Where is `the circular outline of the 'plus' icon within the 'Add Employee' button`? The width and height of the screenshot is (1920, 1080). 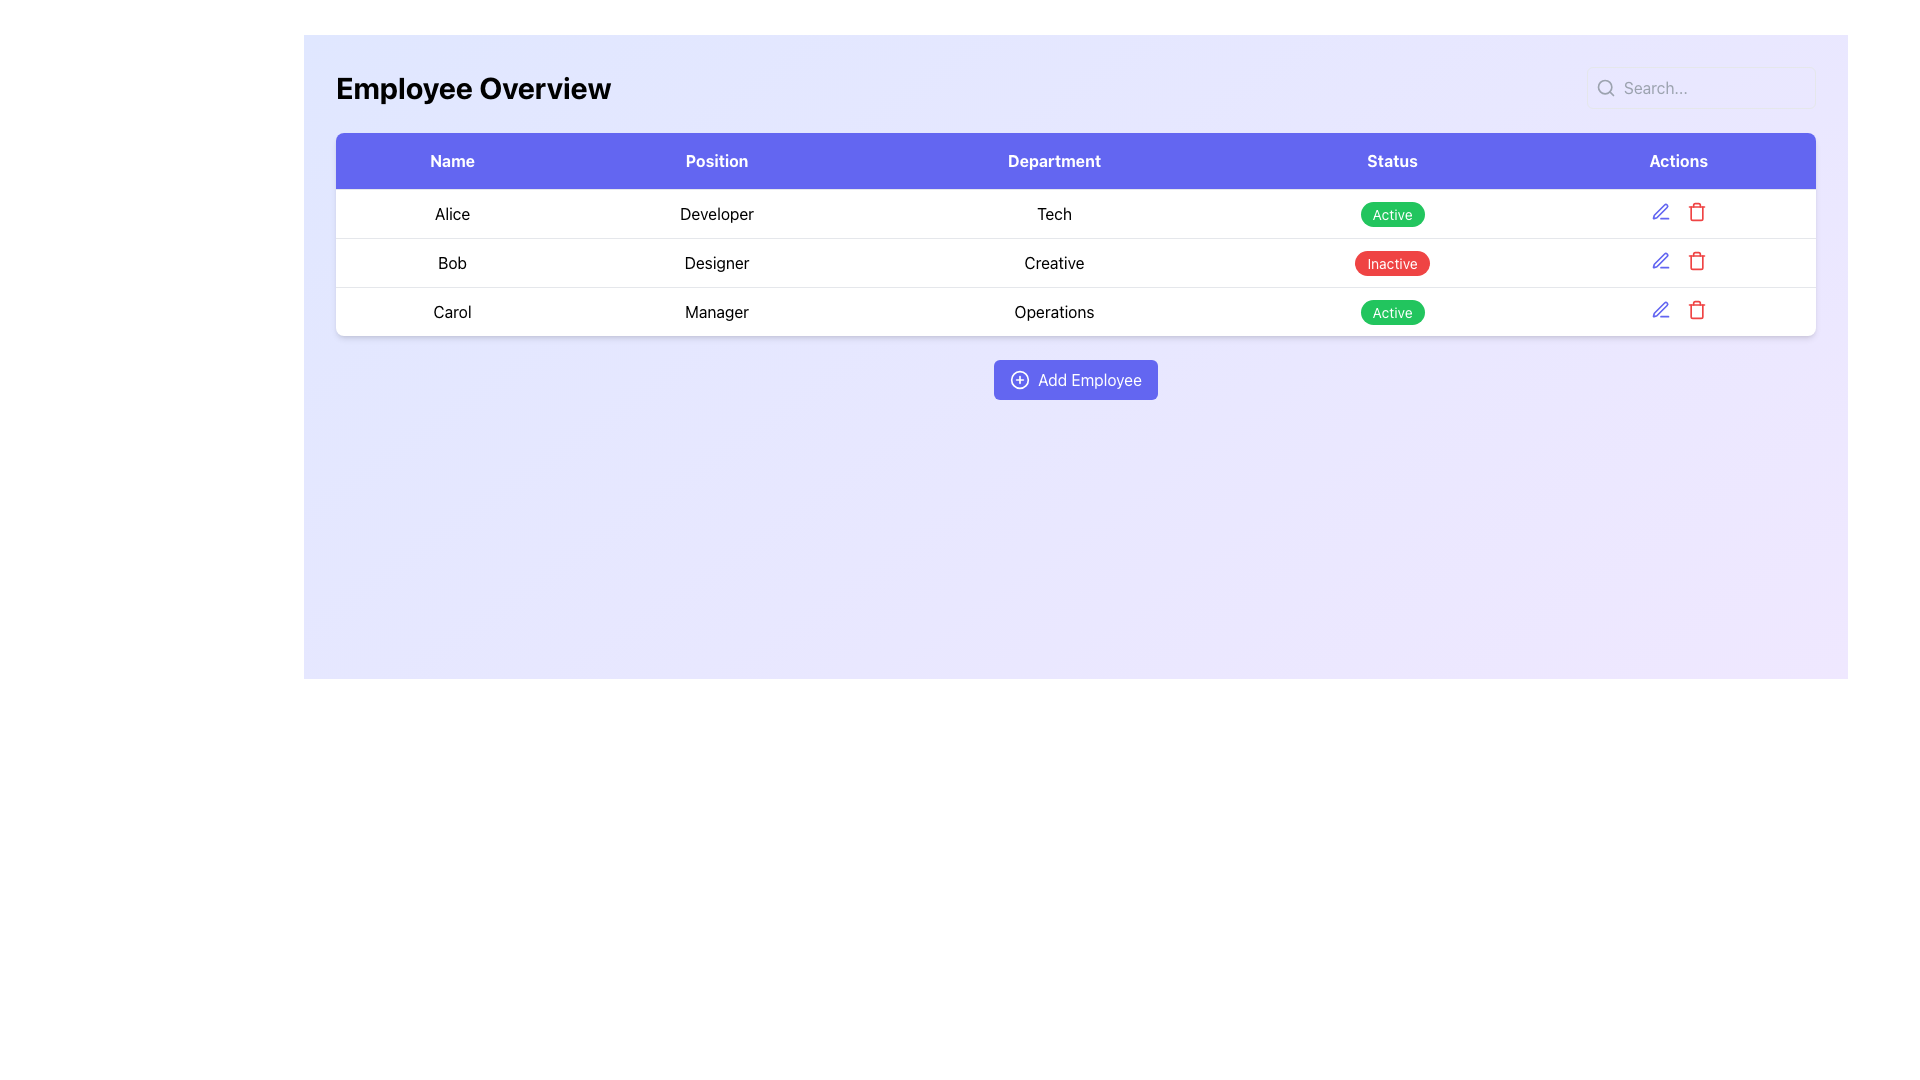 the circular outline of the 'plus' icon within the 'Add Employee' button is located at coordinates (1019, 380).